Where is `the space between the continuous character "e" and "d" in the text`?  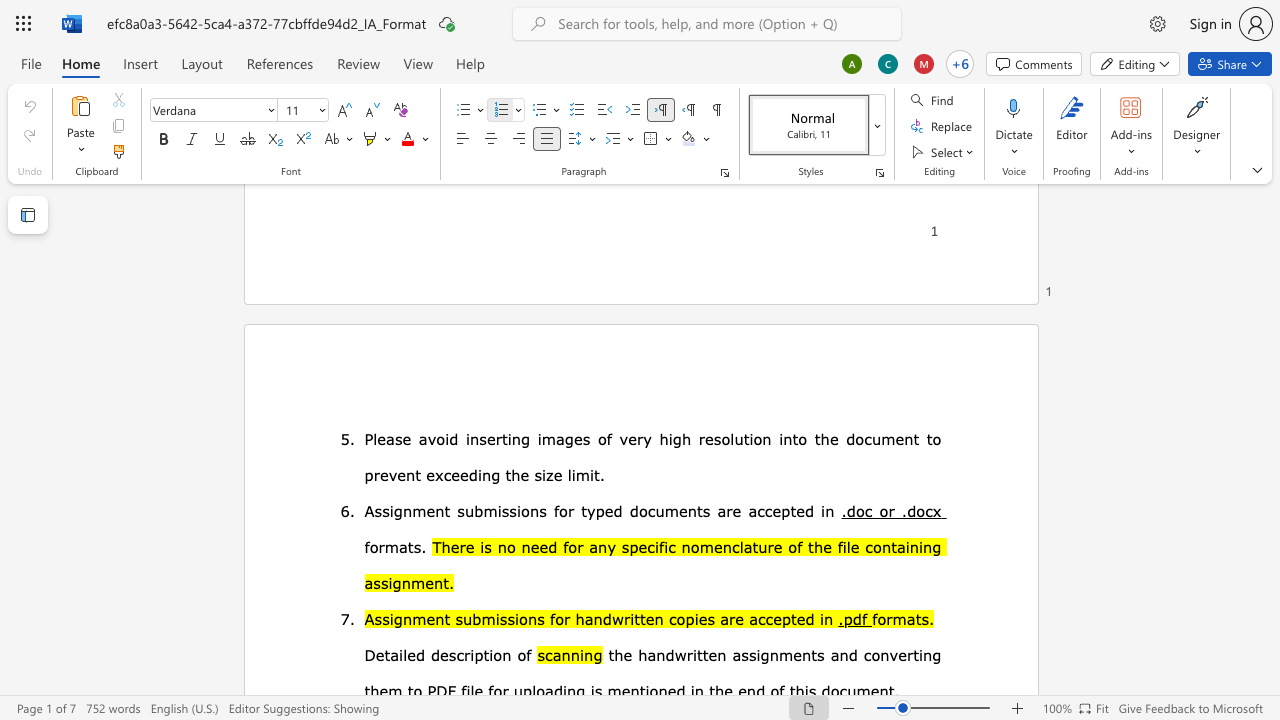 the space between the continuous character "e" and "d" in the text is located at coordinates (612, 509).